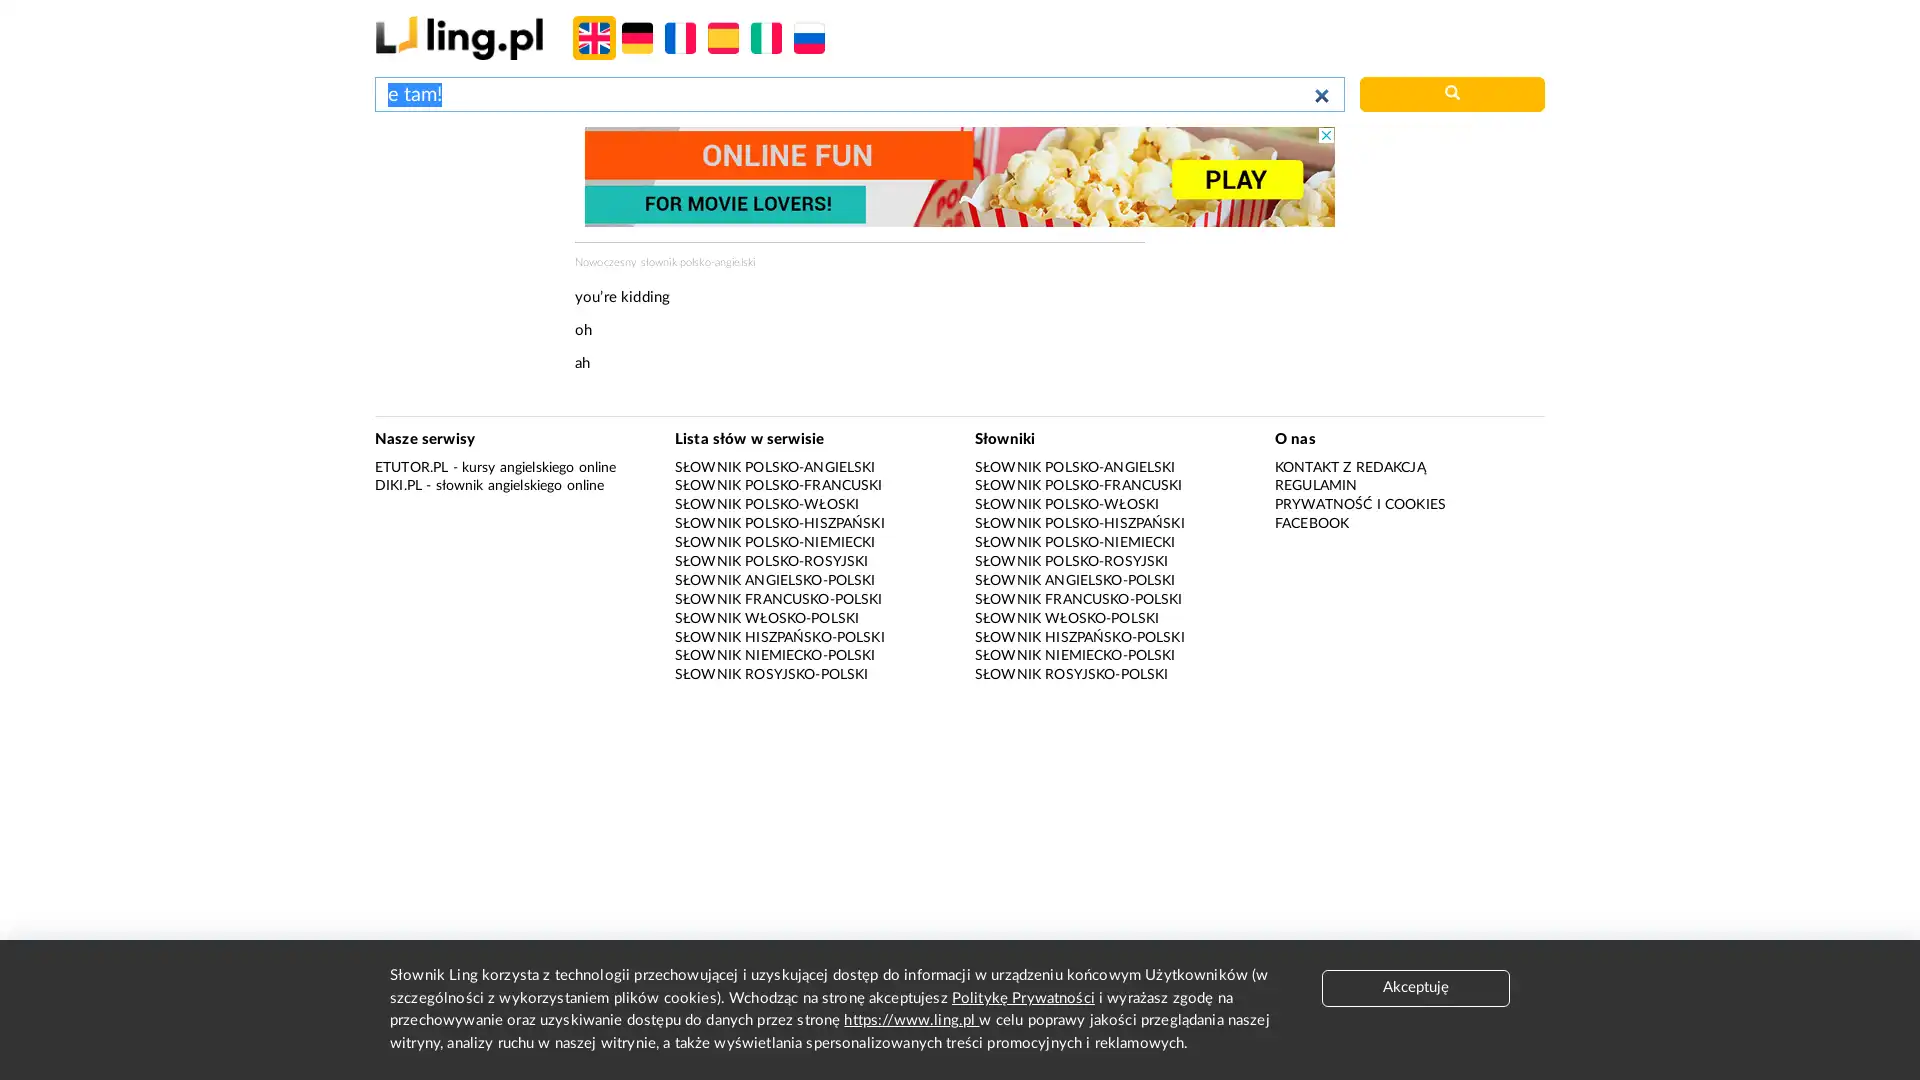  Describe the element at coordinates (1415, 986) in the screenshot. I see `Akceptuje` at that location.